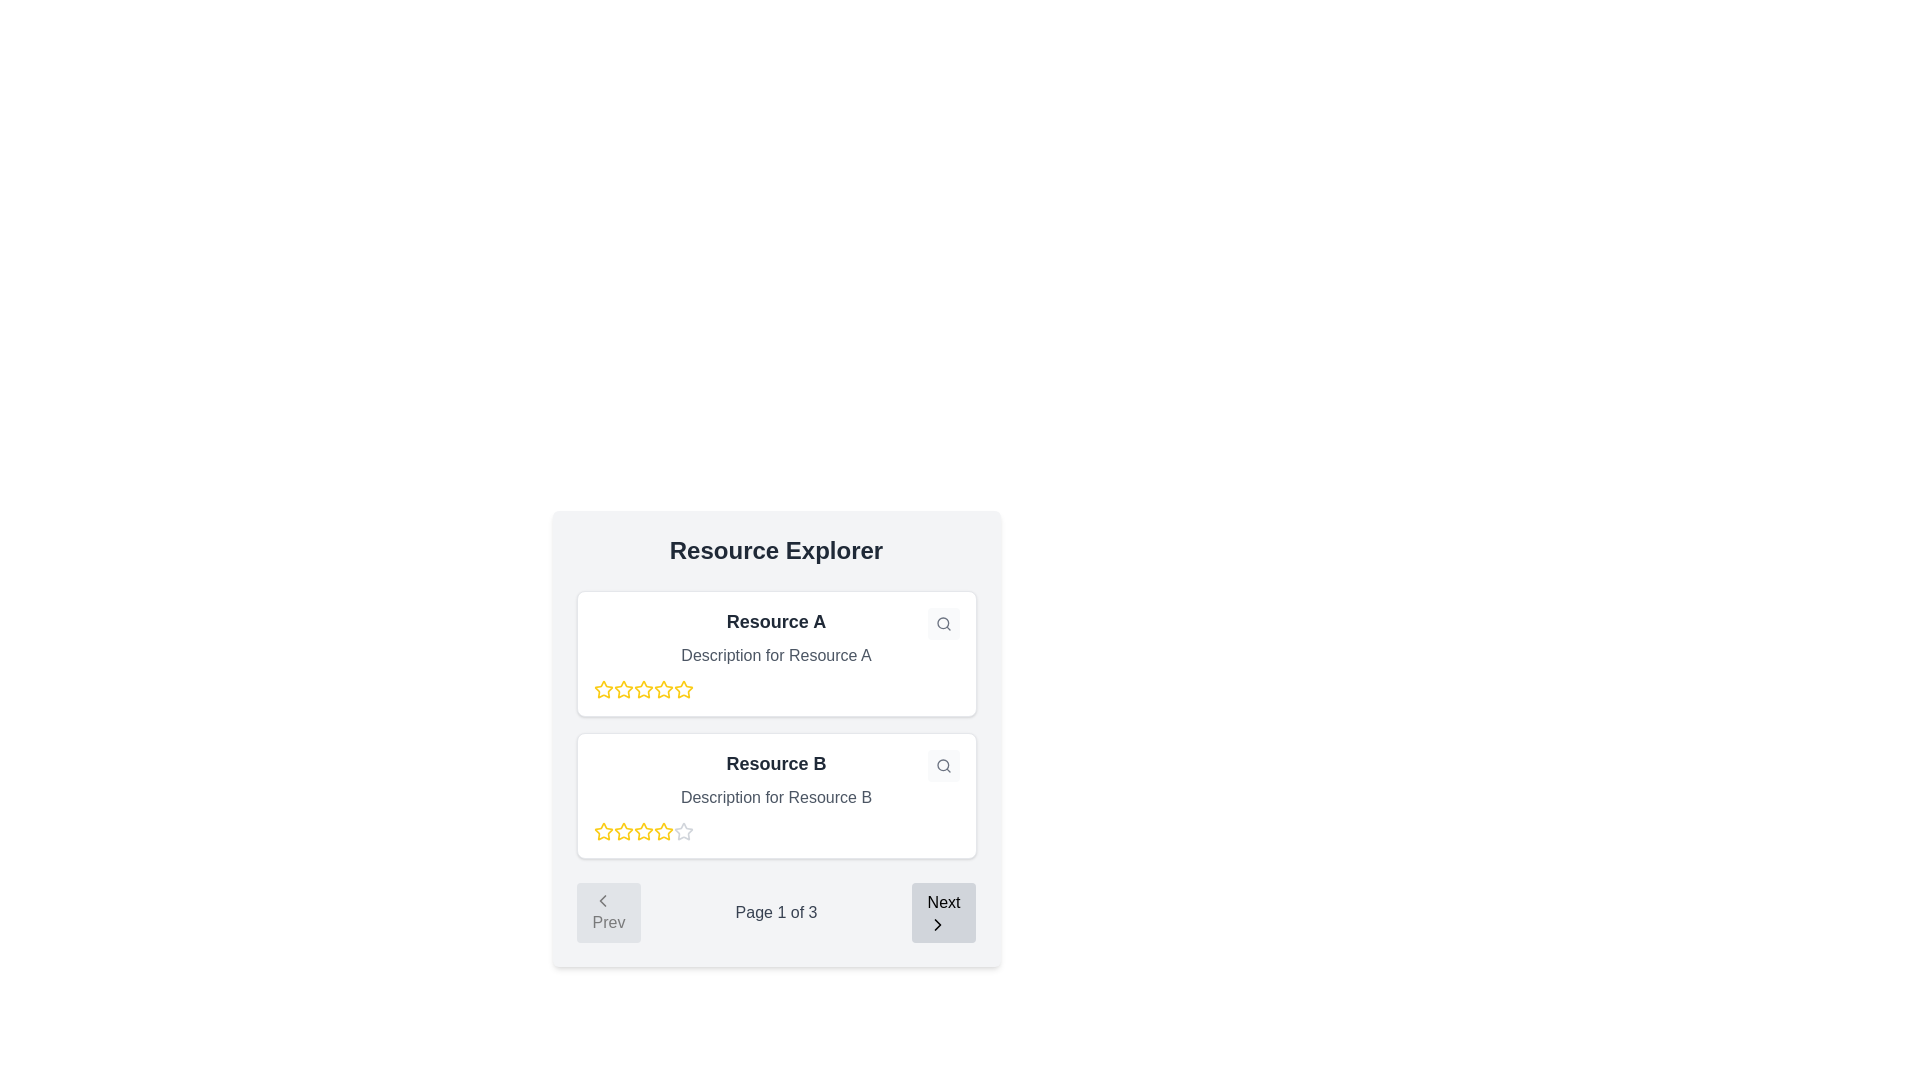  What do you see at coordinates (663, 832) in the screenshot?
I see `the fifth rating star icon for 'Resource B' in the Resource Explorer section` at bounding box center [663, 832].